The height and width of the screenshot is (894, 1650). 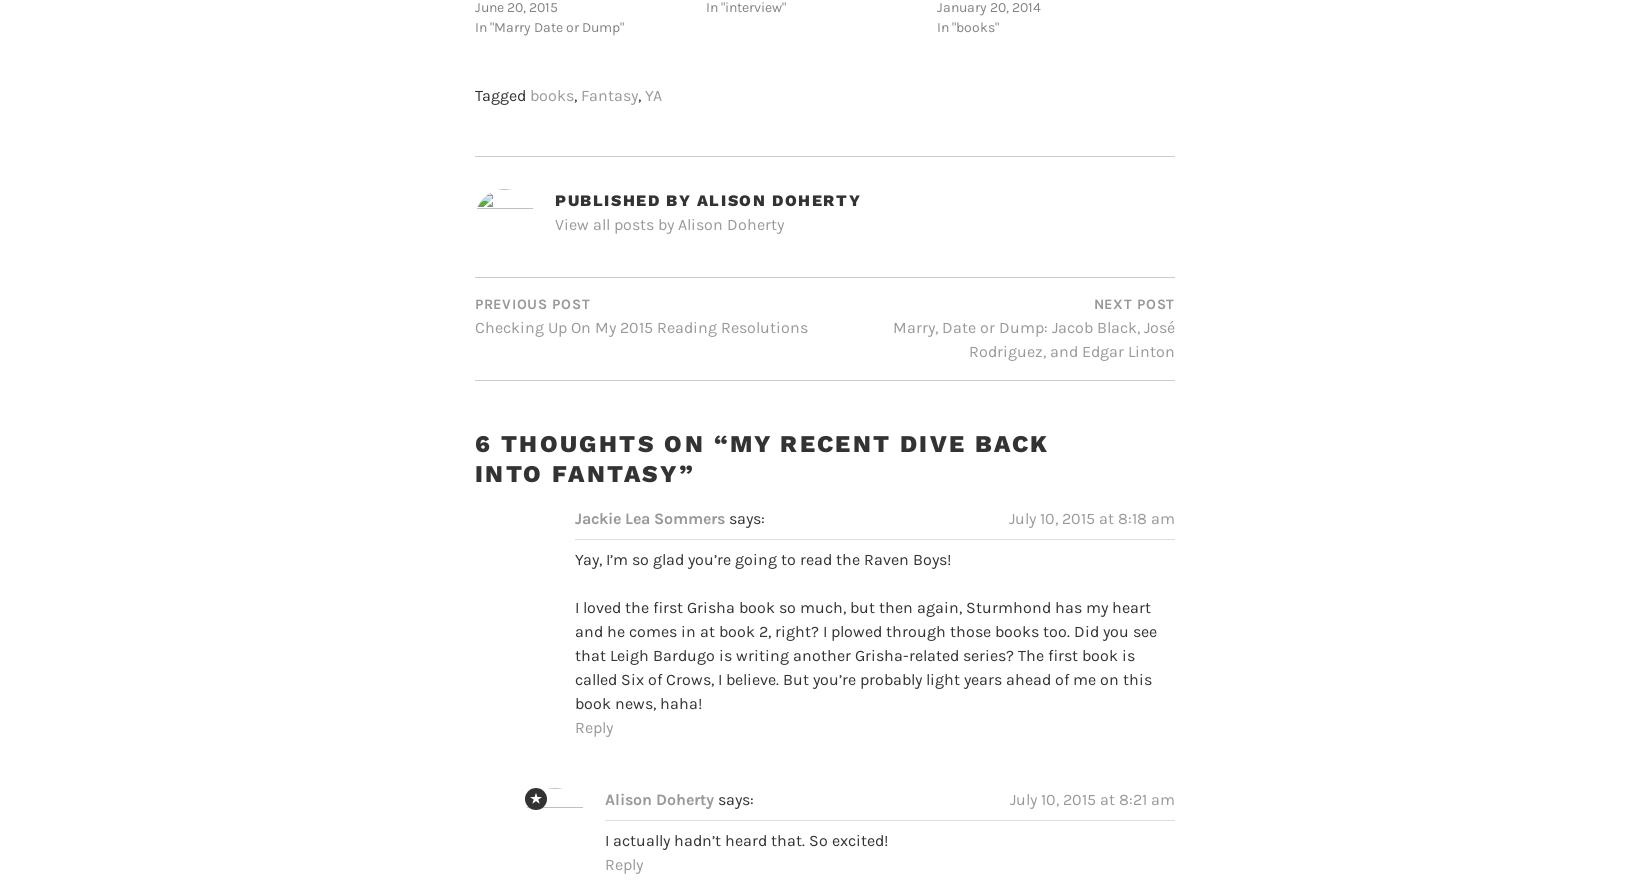 I want to click on 'Published by', so click(x=554, y=163).